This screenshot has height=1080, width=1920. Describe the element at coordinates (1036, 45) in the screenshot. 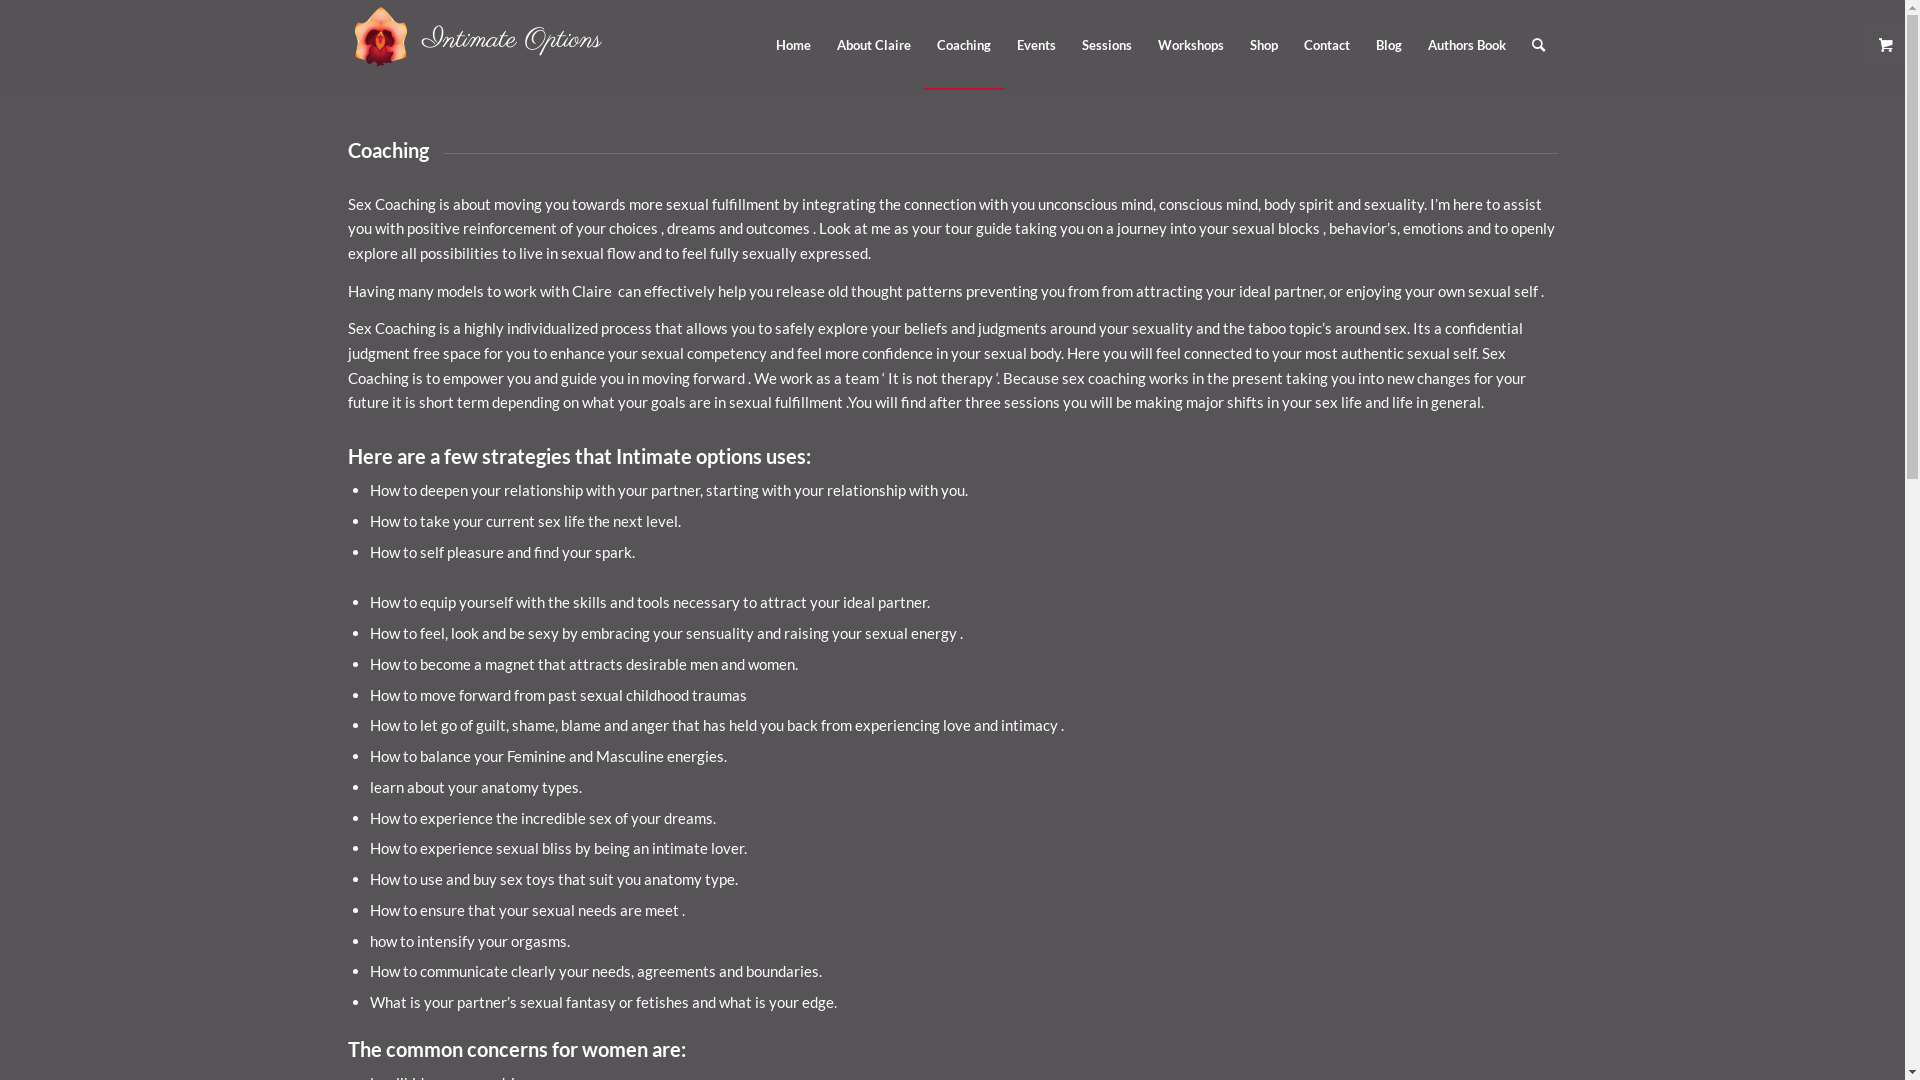

I see `'Events'` at that location.